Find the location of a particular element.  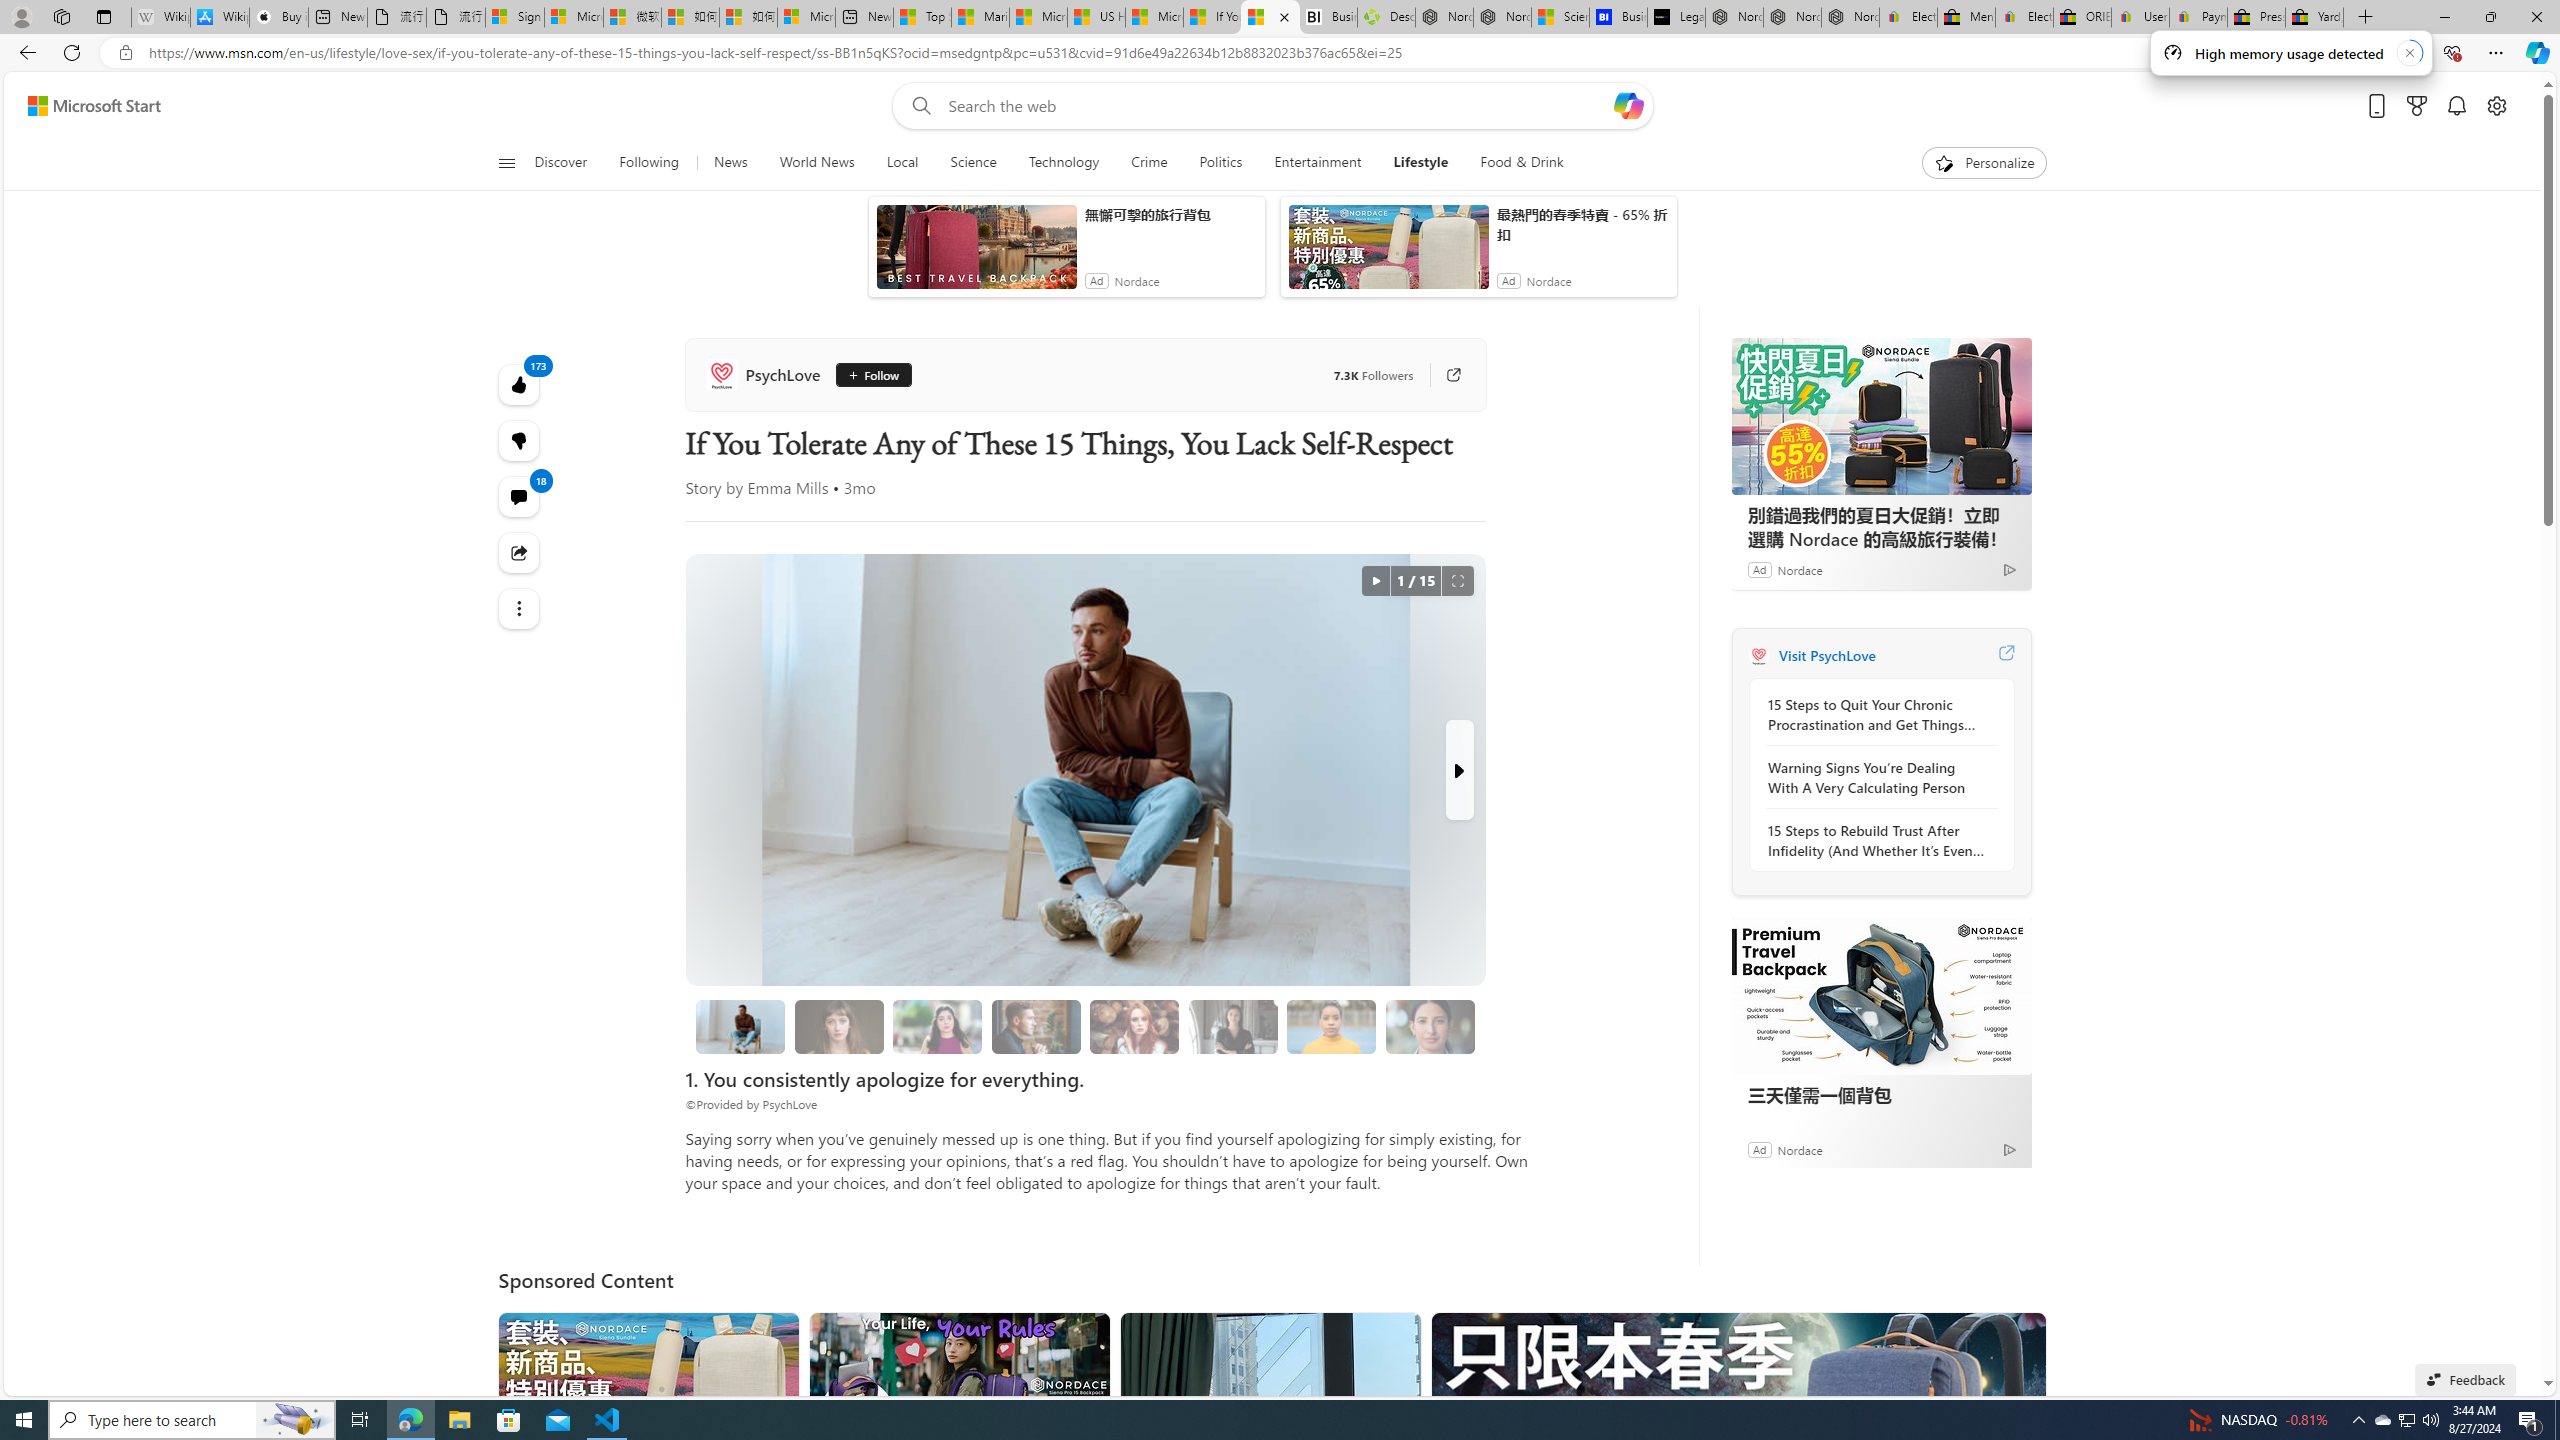

'Full screen' is located at coordinates (1456, 581).